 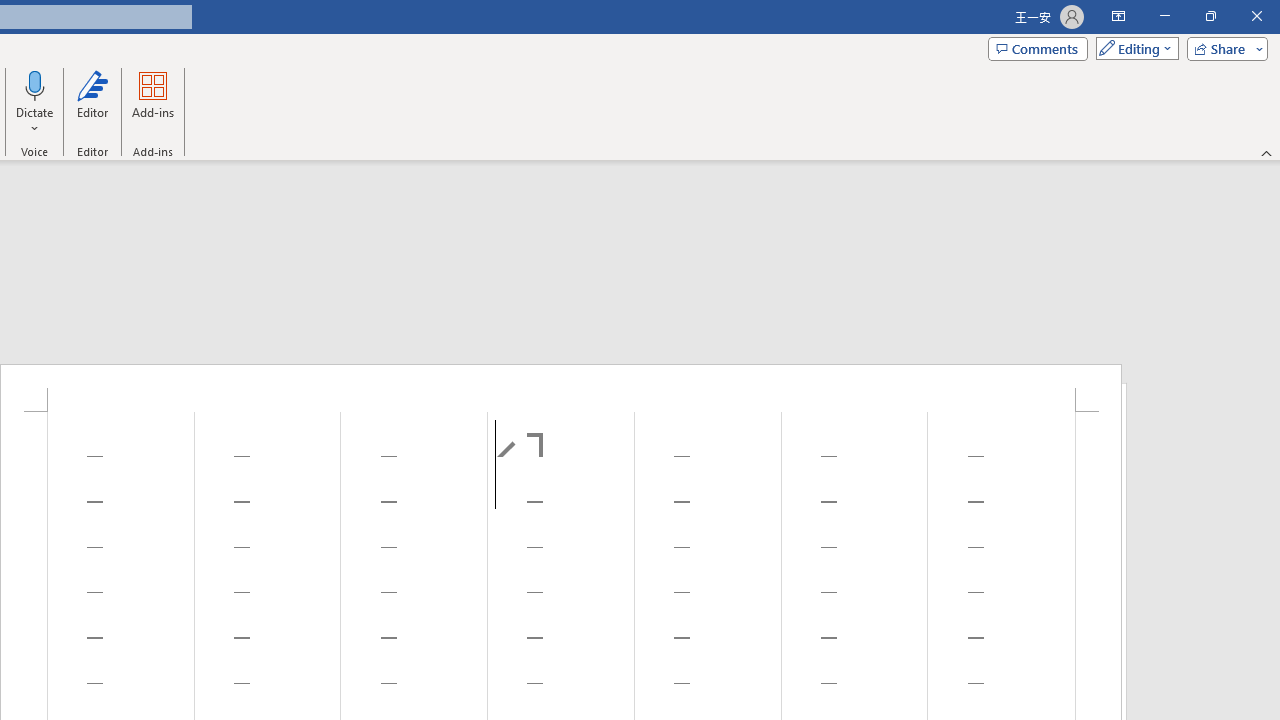 I want to click on 'Minimize', so click(x=1164, y=16).